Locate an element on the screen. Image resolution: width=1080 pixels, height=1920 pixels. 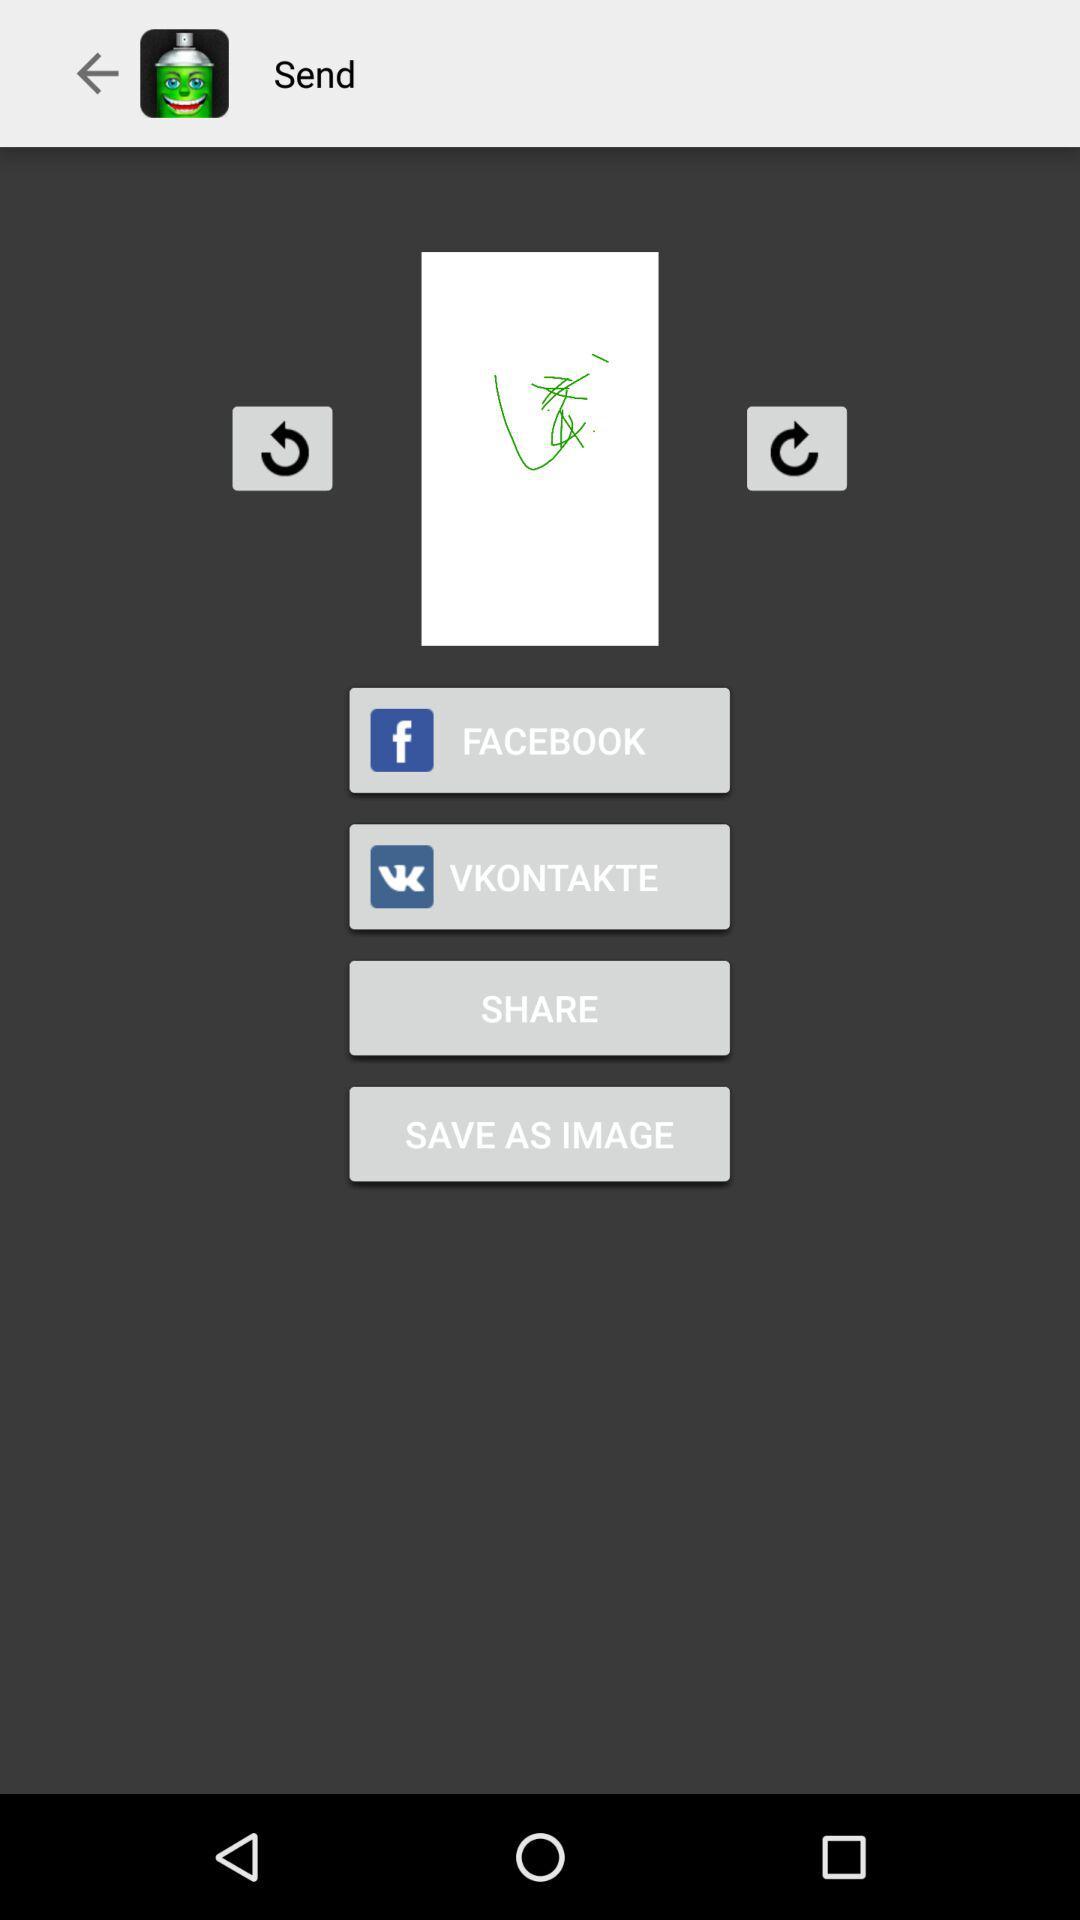
undo last move is located at coordinates (282, 447).